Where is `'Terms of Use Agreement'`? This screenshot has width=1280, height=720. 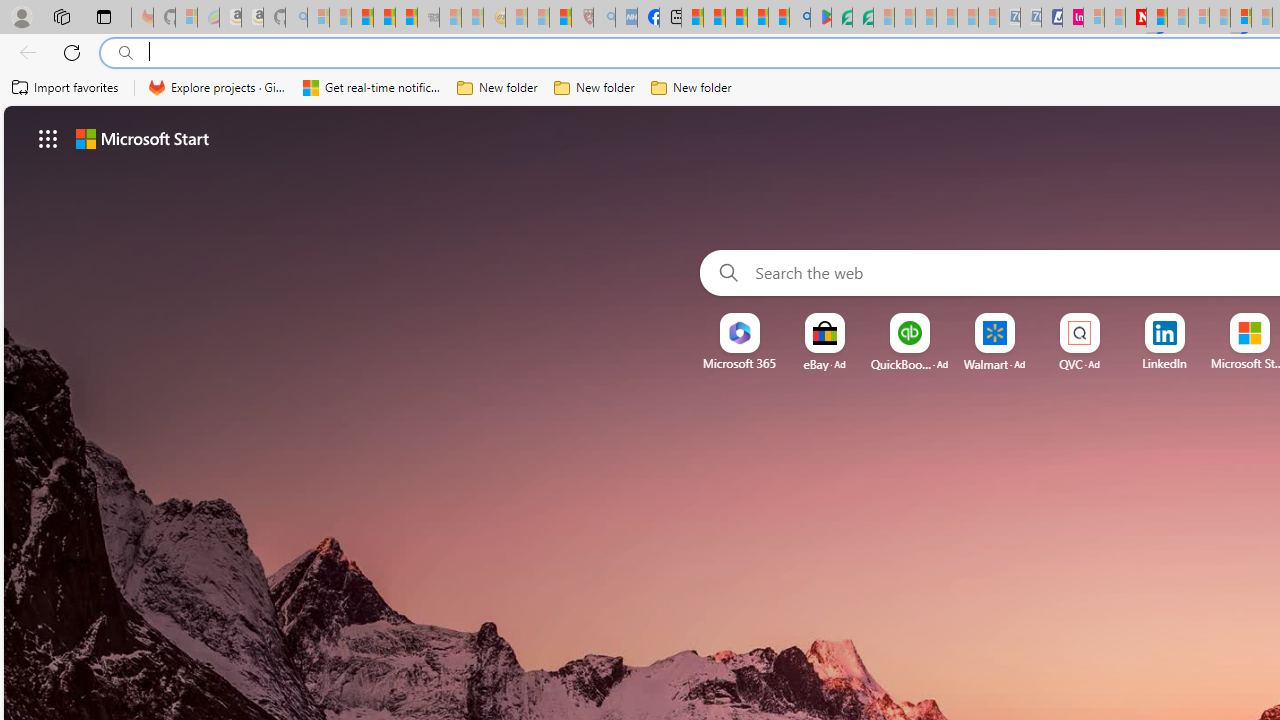 'Terms of Use Agreement' is located at coordinates (842, 17).